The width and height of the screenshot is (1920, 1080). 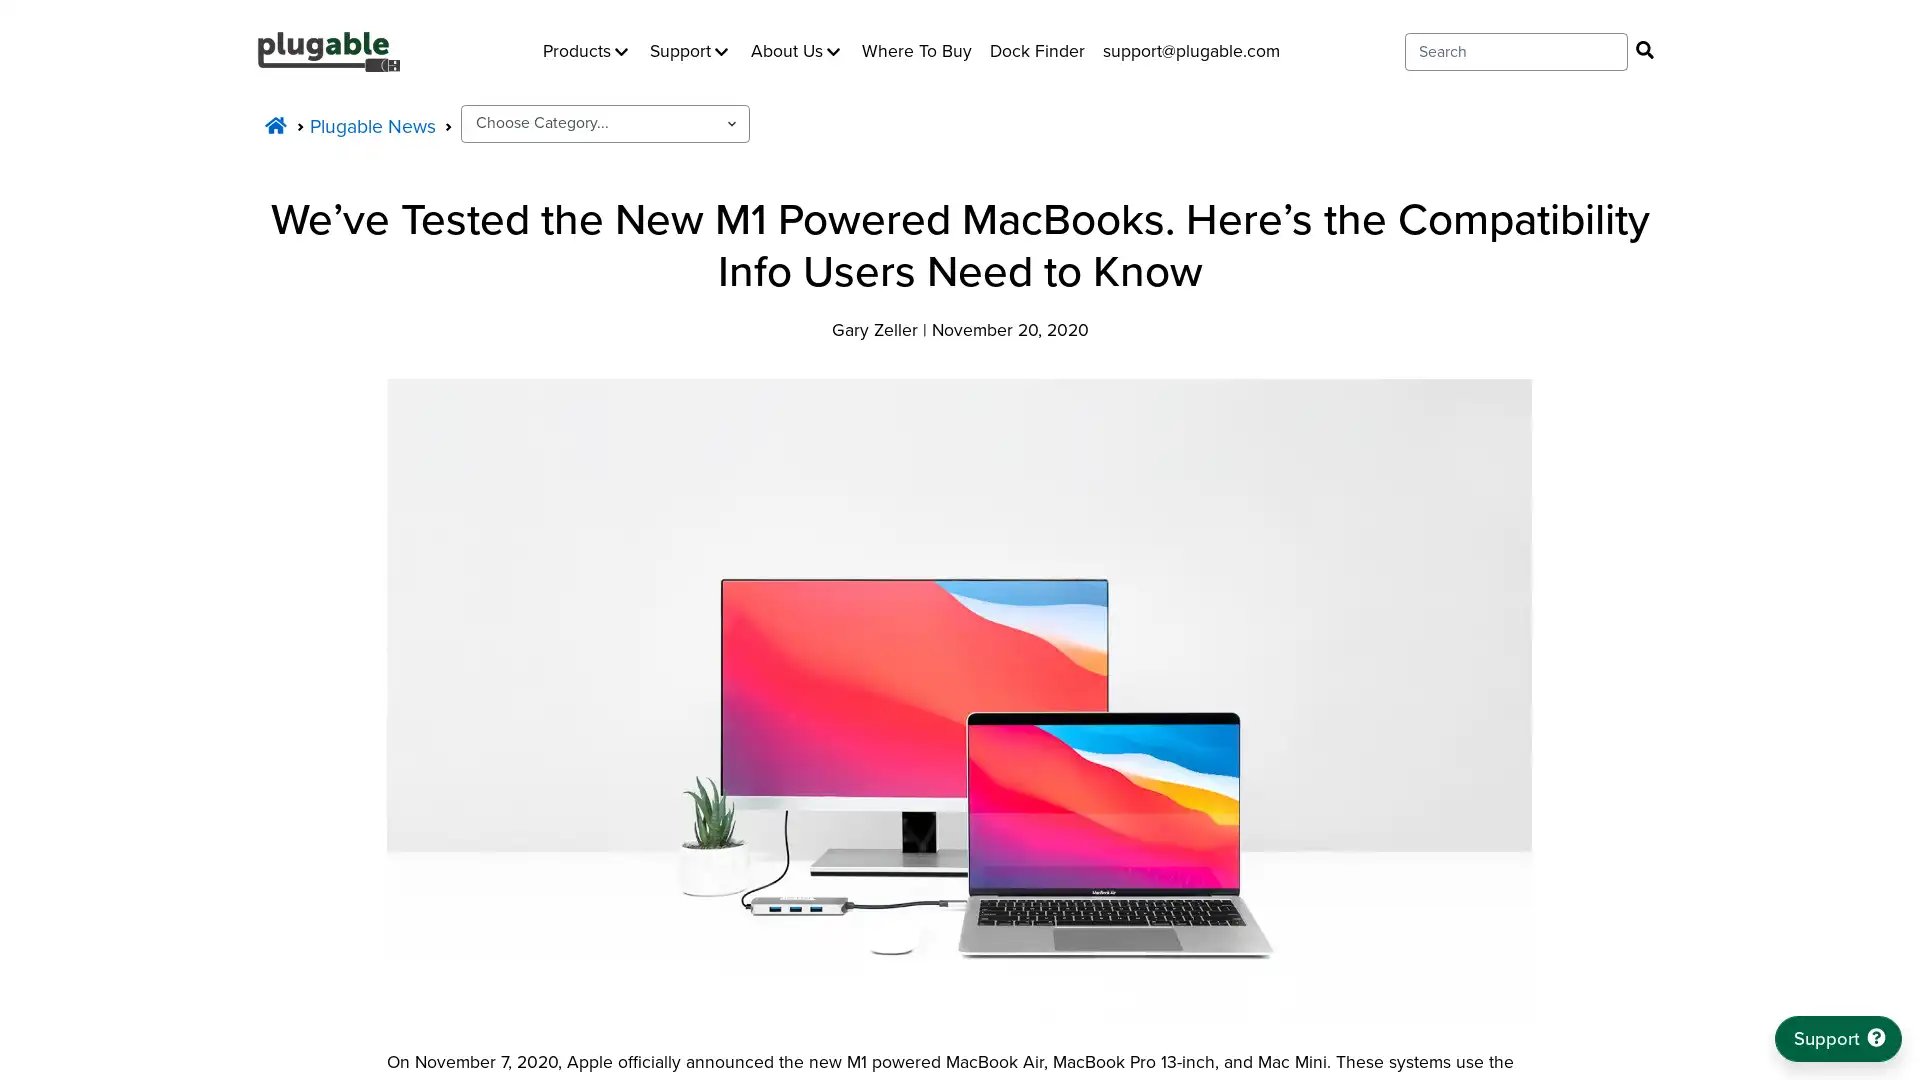 I want to click on Submit Search, so click(x=1645, y=49).